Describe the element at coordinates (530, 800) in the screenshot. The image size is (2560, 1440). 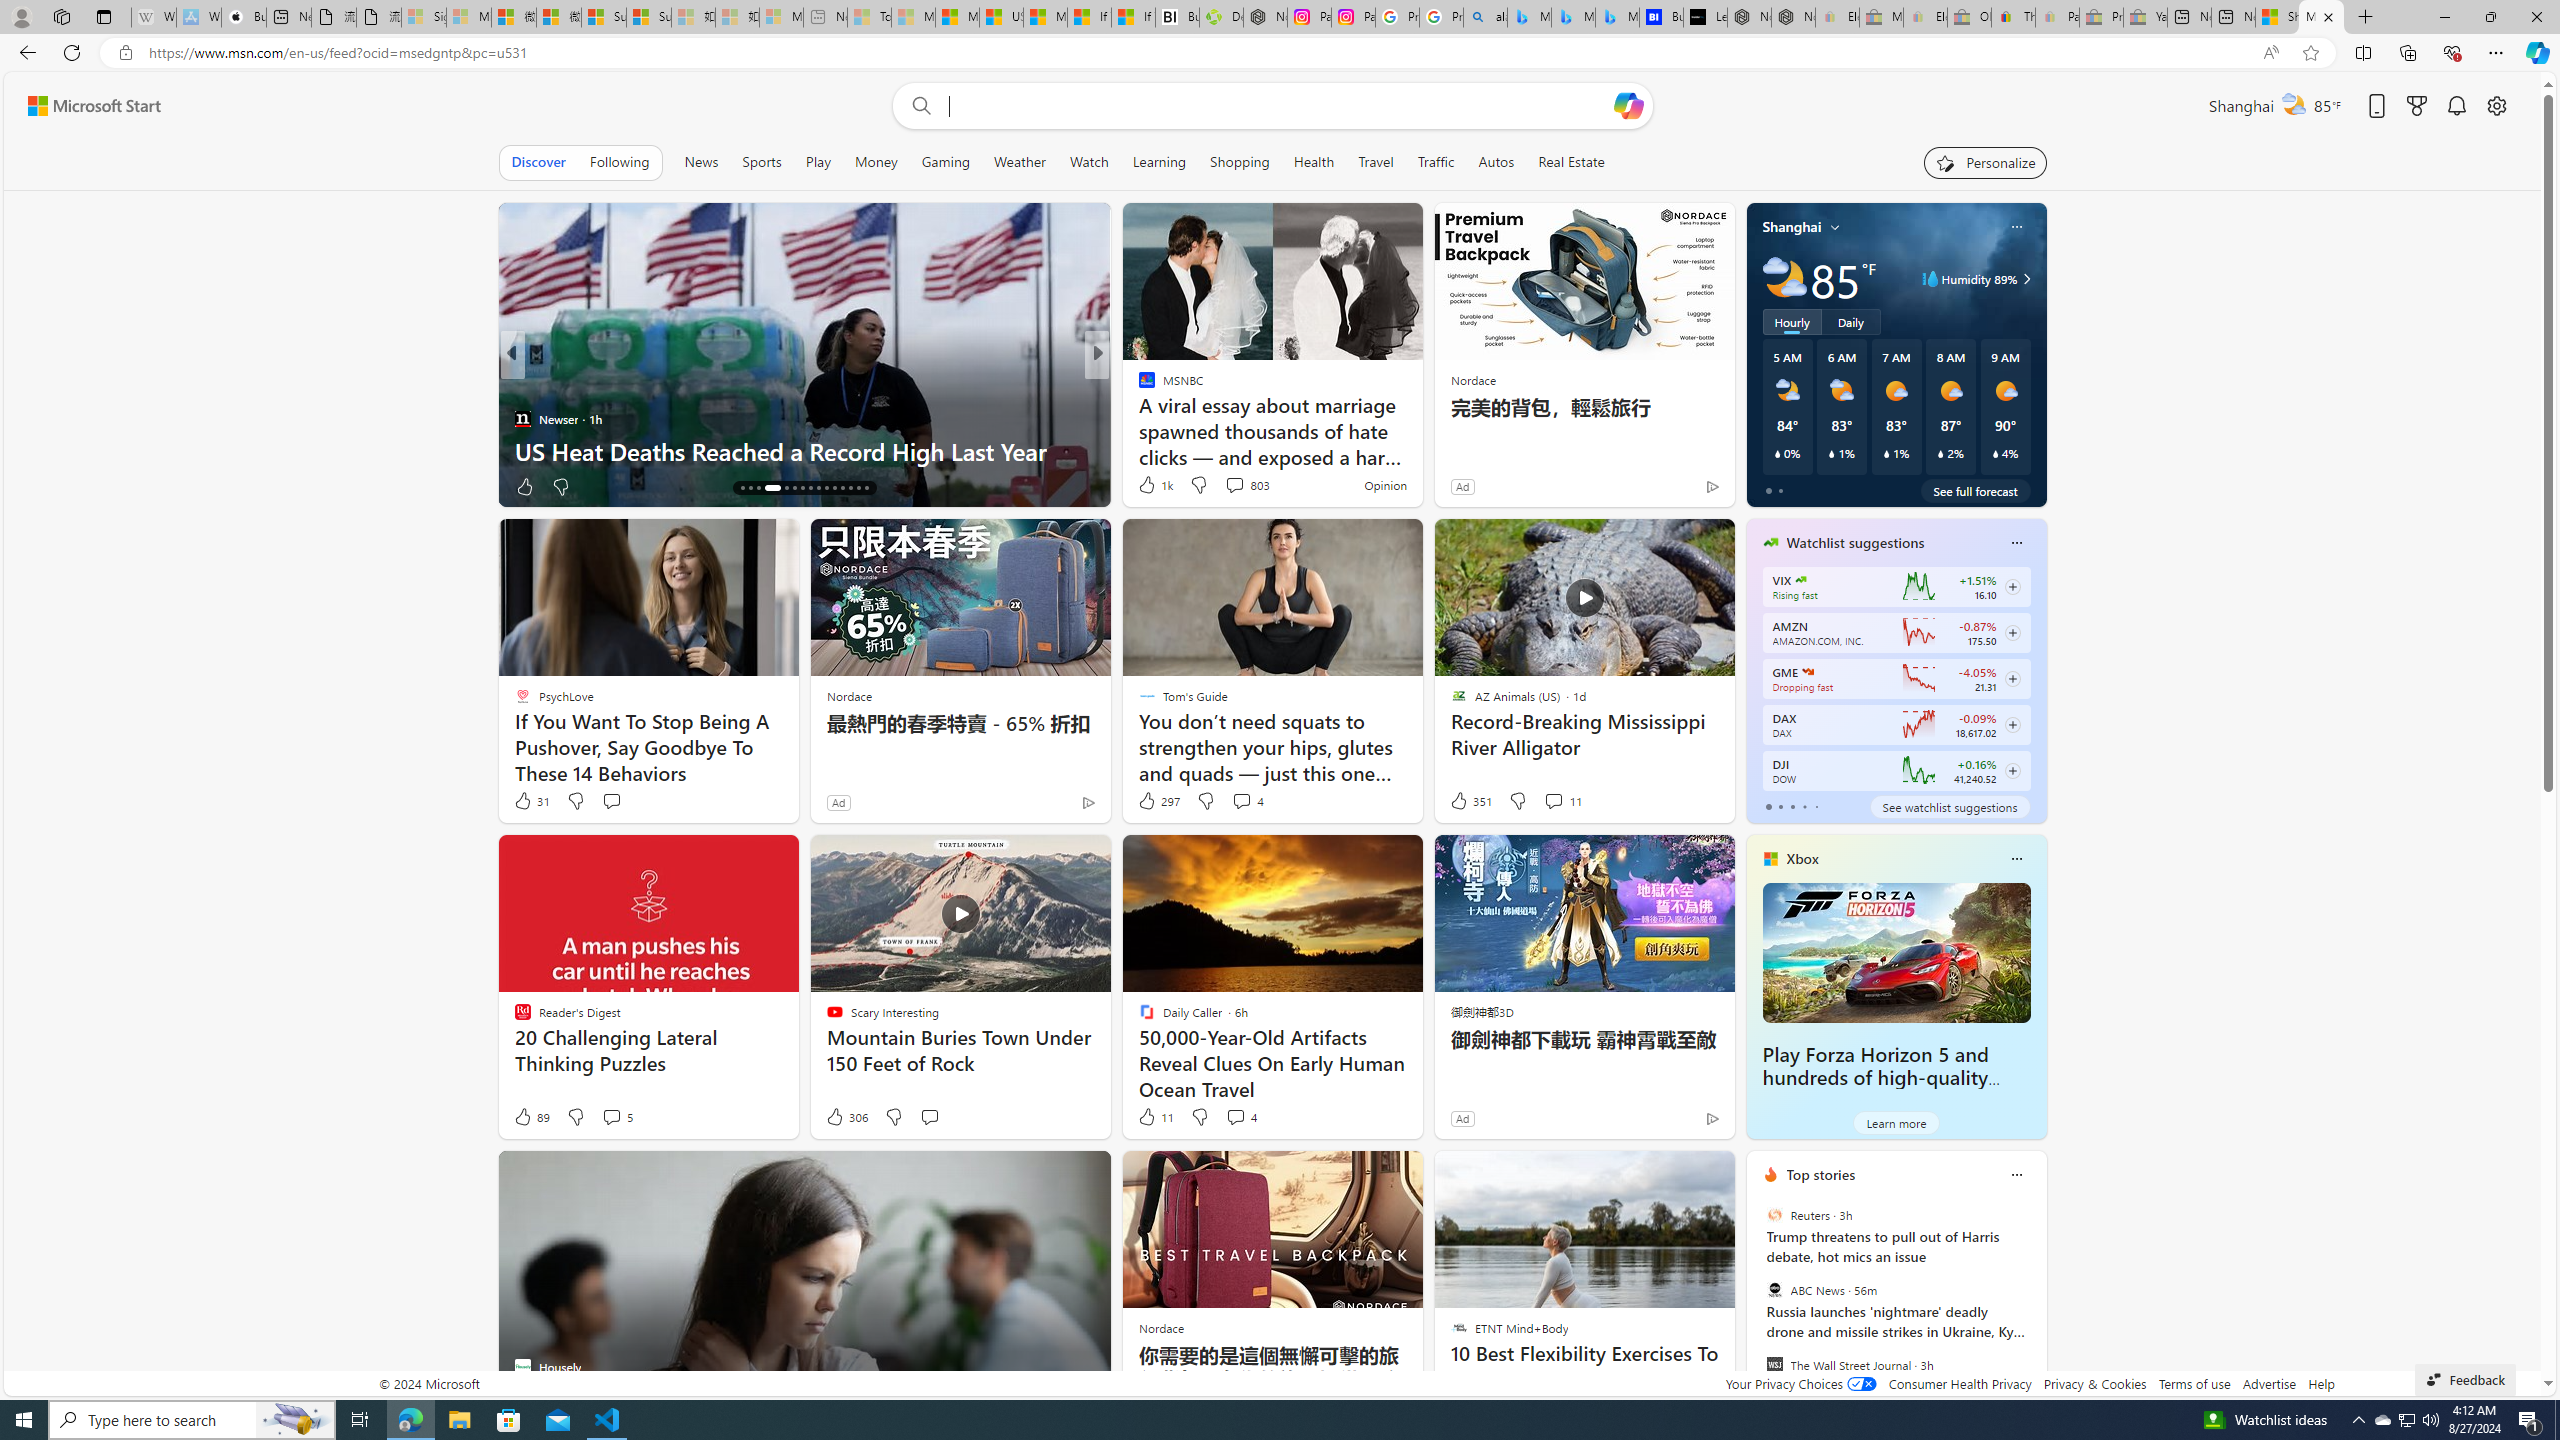
I see `'31 Like'` at that location.